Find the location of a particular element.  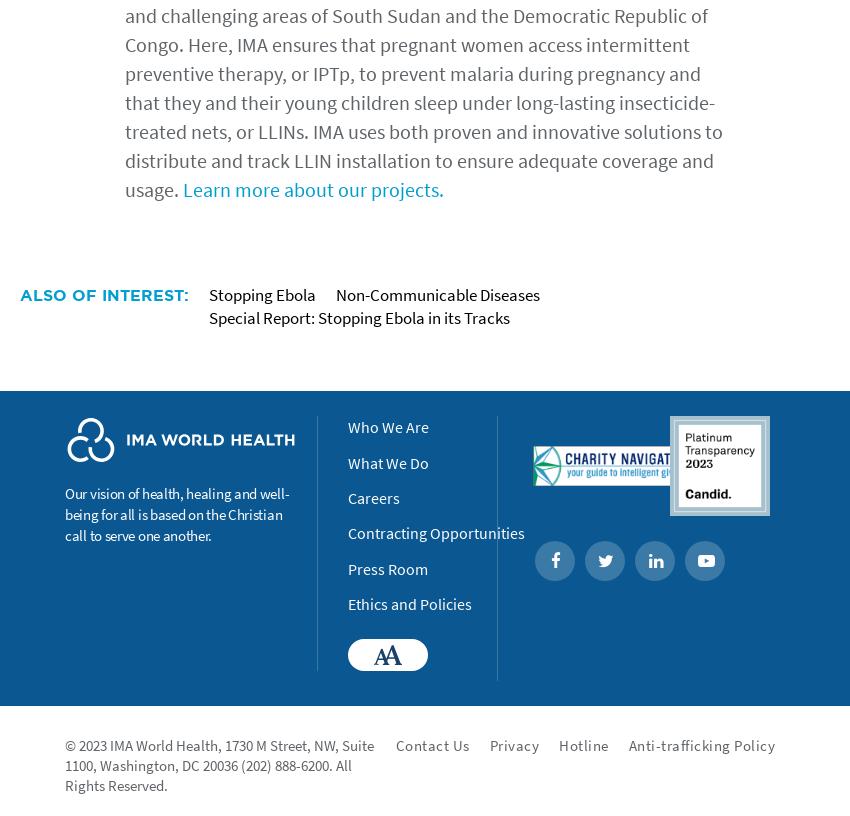

'What We Do' is located at coordinates (388, 461).